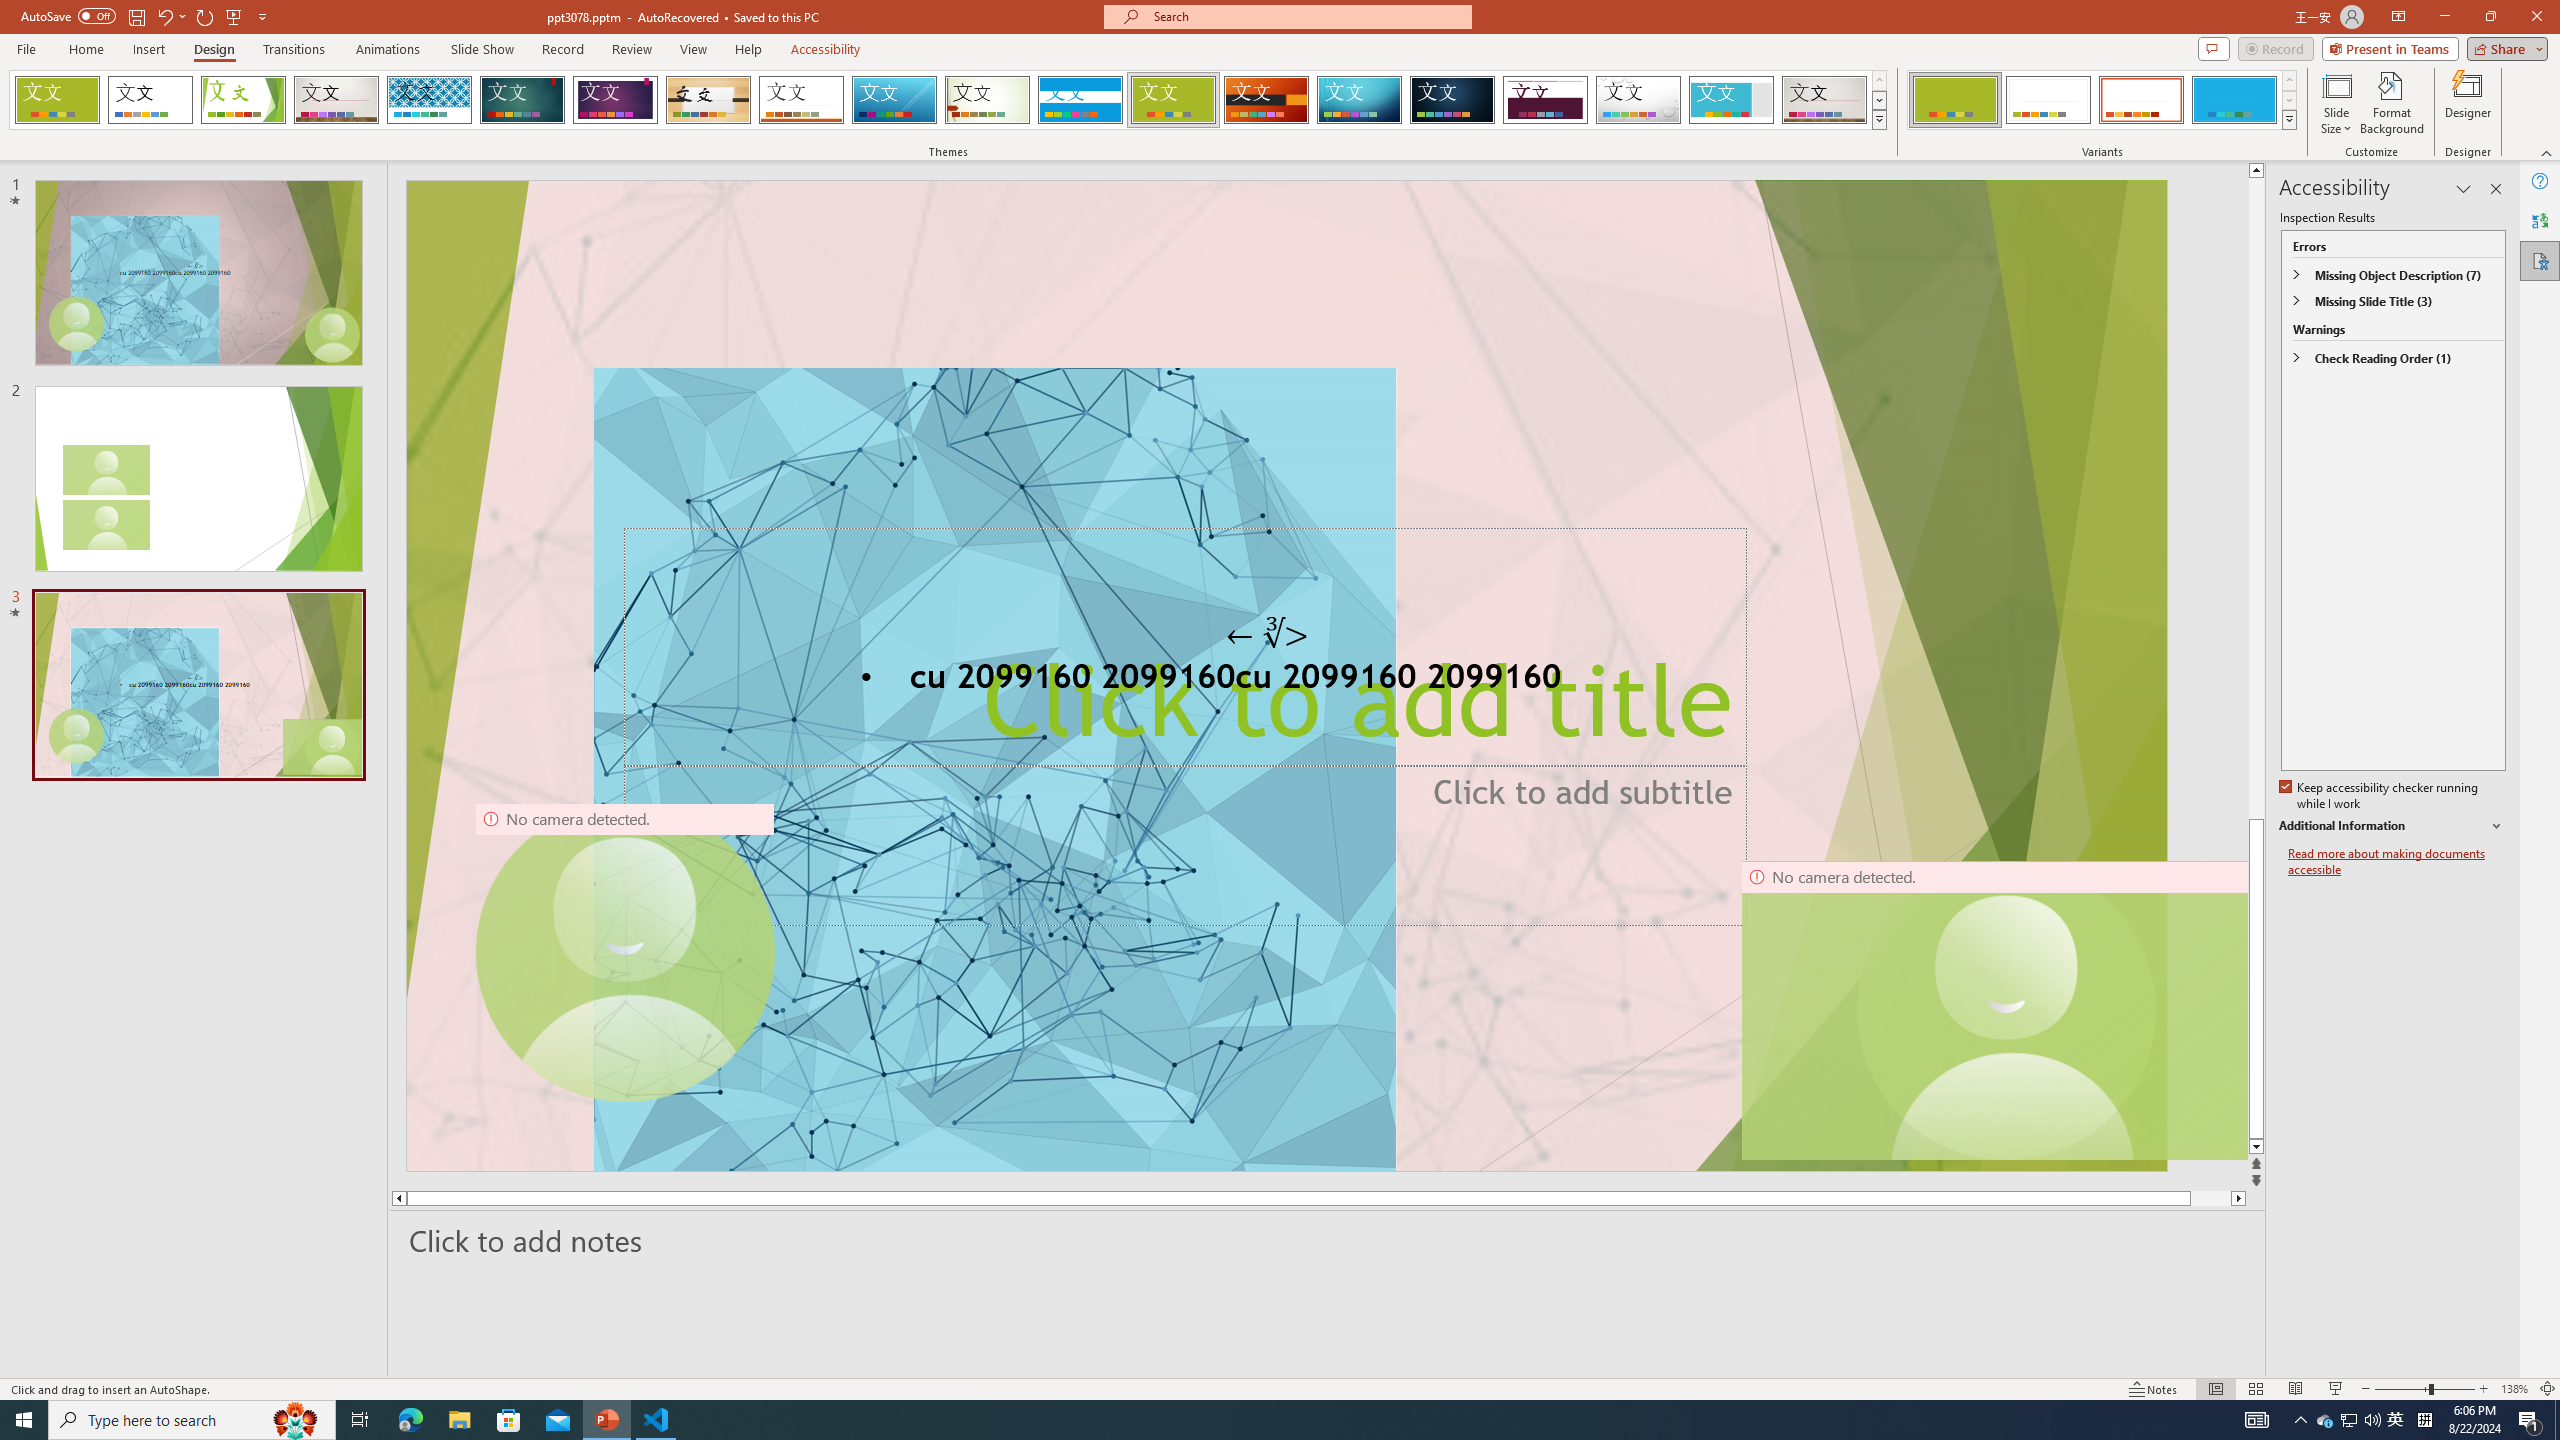 The height and width of the screenshot is (1440, 2560). Describe the element at coordinates (1284, 679) in the screenshot. I see `'TextBox 61'` at that location.